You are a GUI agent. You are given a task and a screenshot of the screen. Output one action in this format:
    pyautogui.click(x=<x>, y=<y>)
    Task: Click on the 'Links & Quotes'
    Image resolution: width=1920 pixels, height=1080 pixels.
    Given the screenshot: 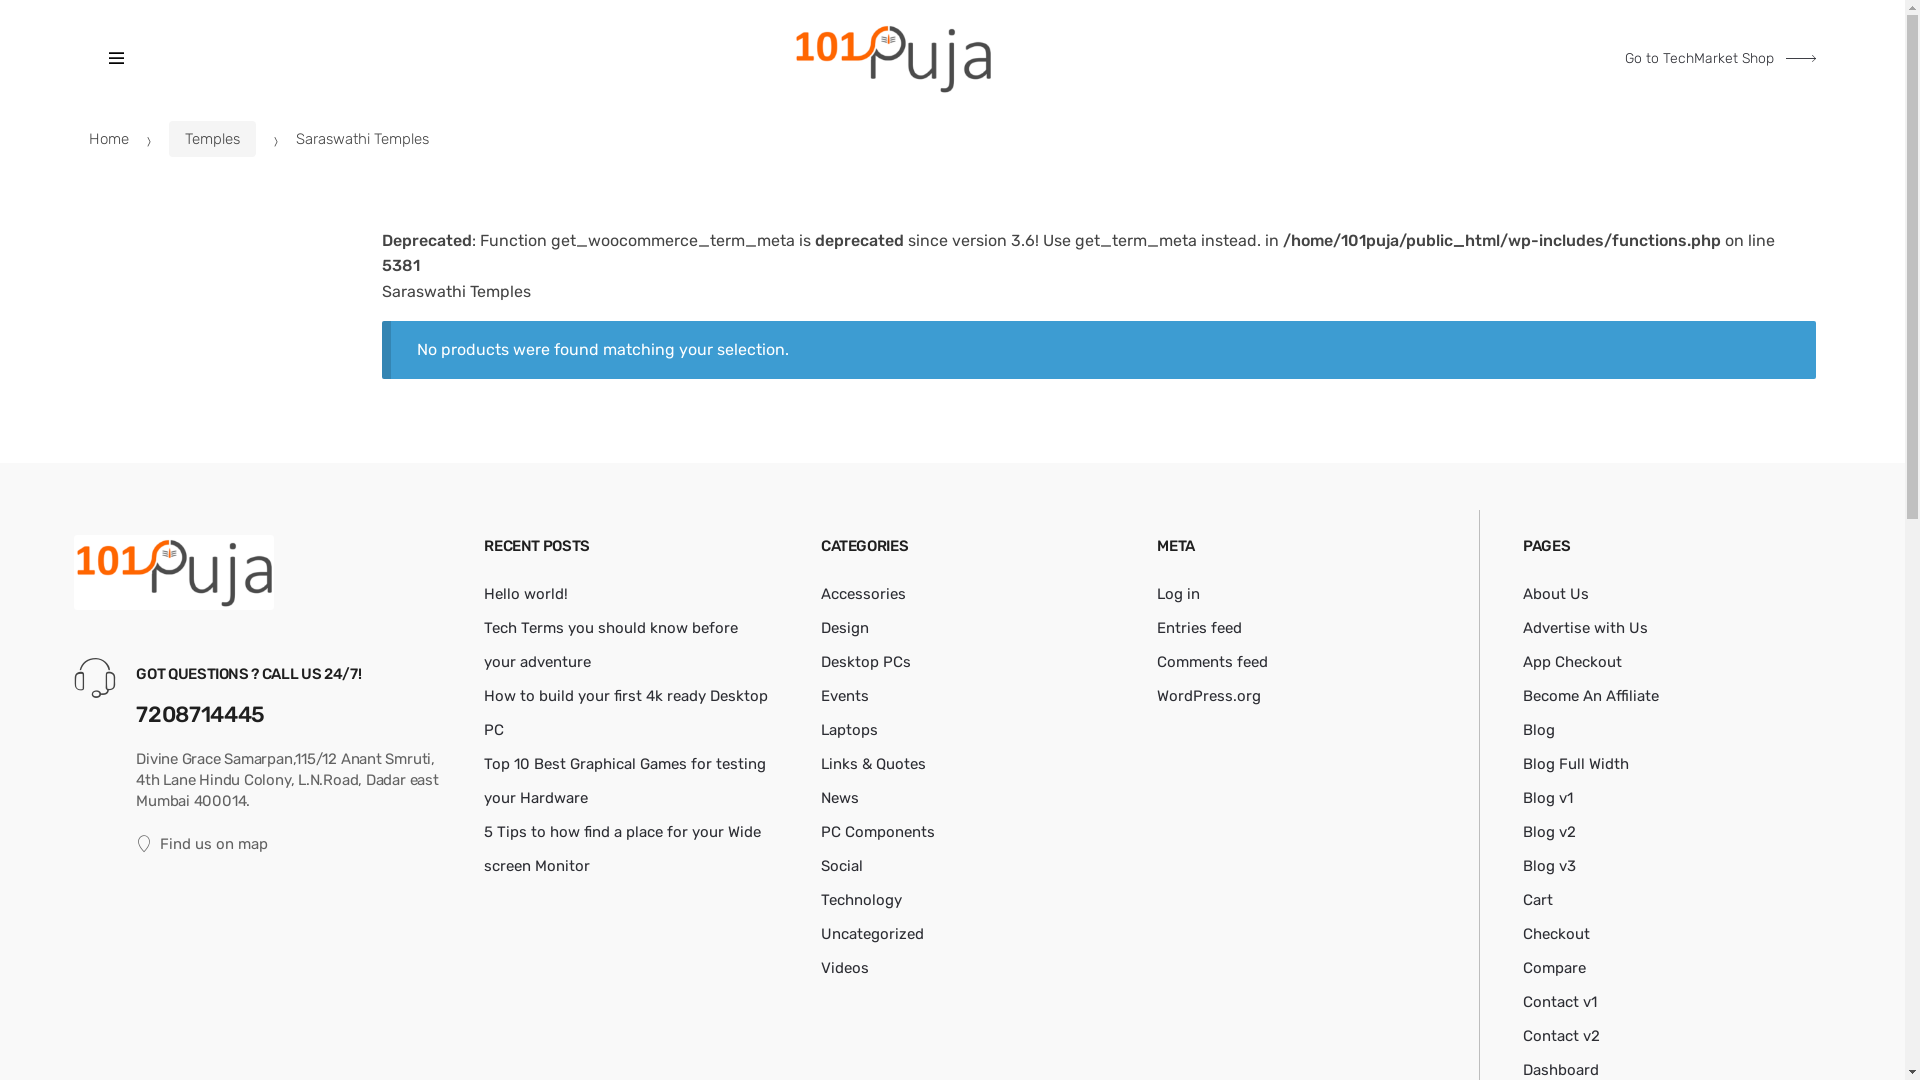 What is the action you would take?
    pyautogui.click(x=873, y=763)
    